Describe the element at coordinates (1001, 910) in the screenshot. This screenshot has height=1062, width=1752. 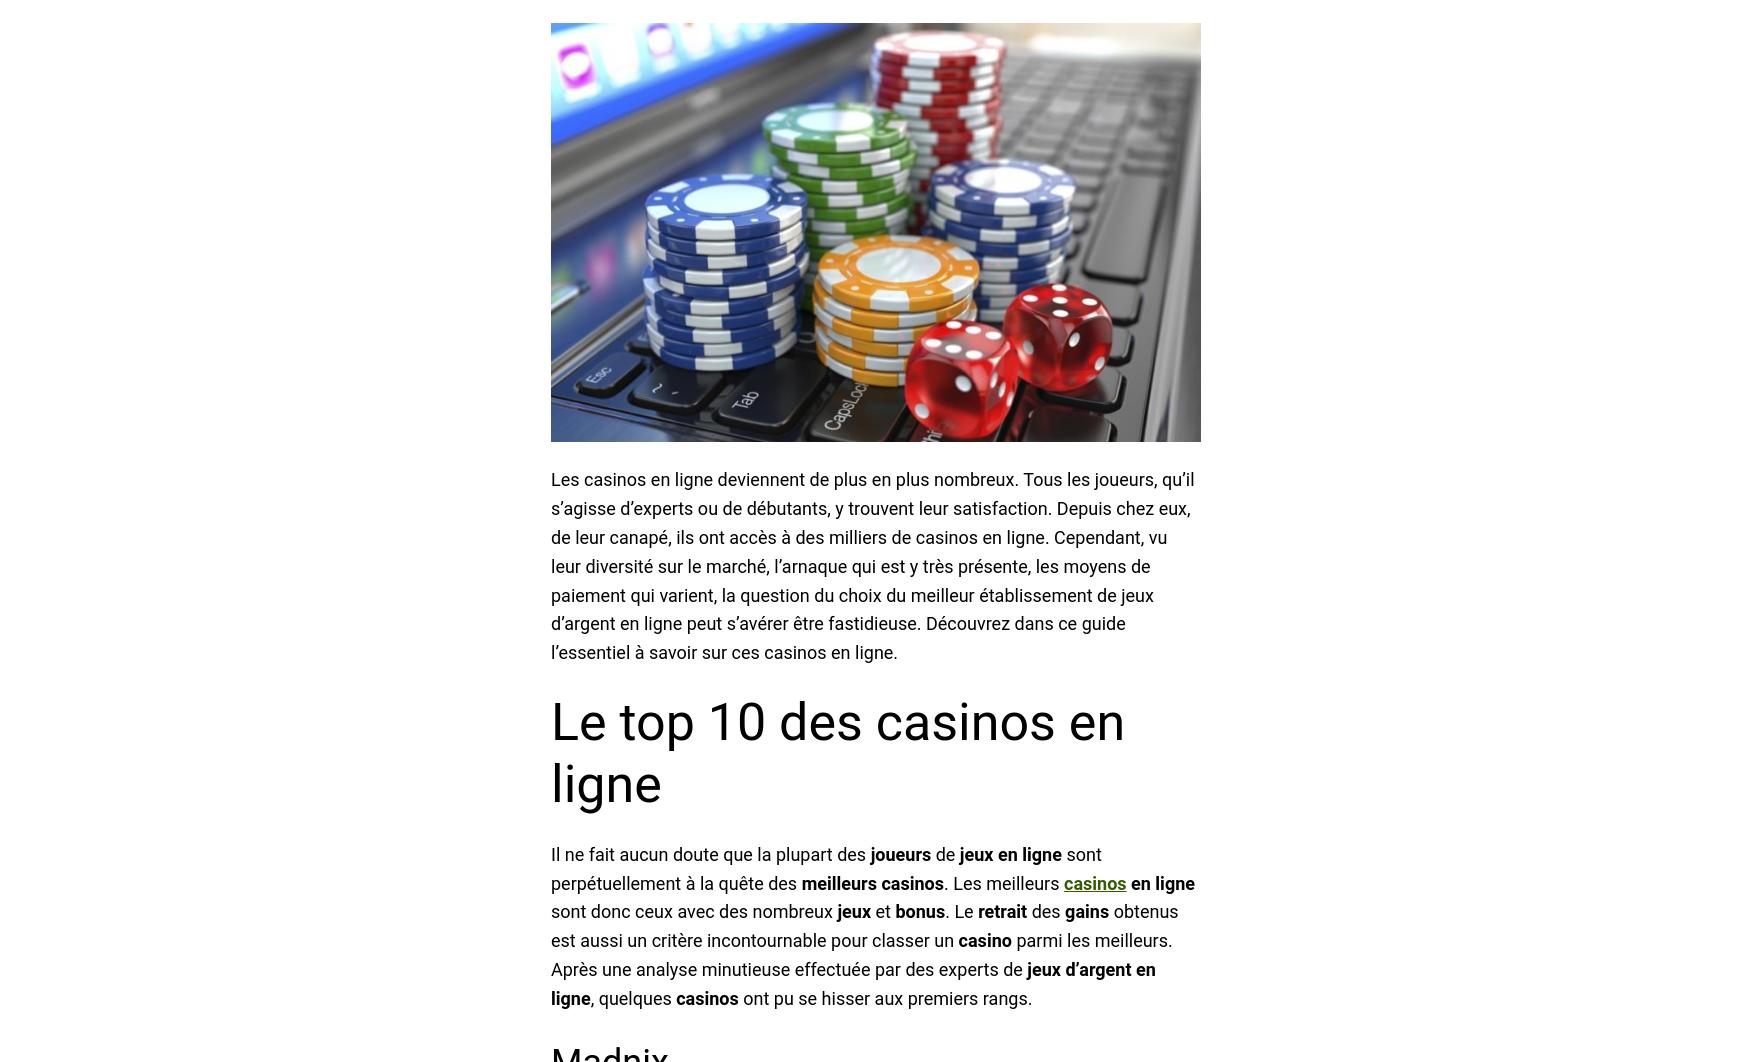
I see `'retrait'` at that location.